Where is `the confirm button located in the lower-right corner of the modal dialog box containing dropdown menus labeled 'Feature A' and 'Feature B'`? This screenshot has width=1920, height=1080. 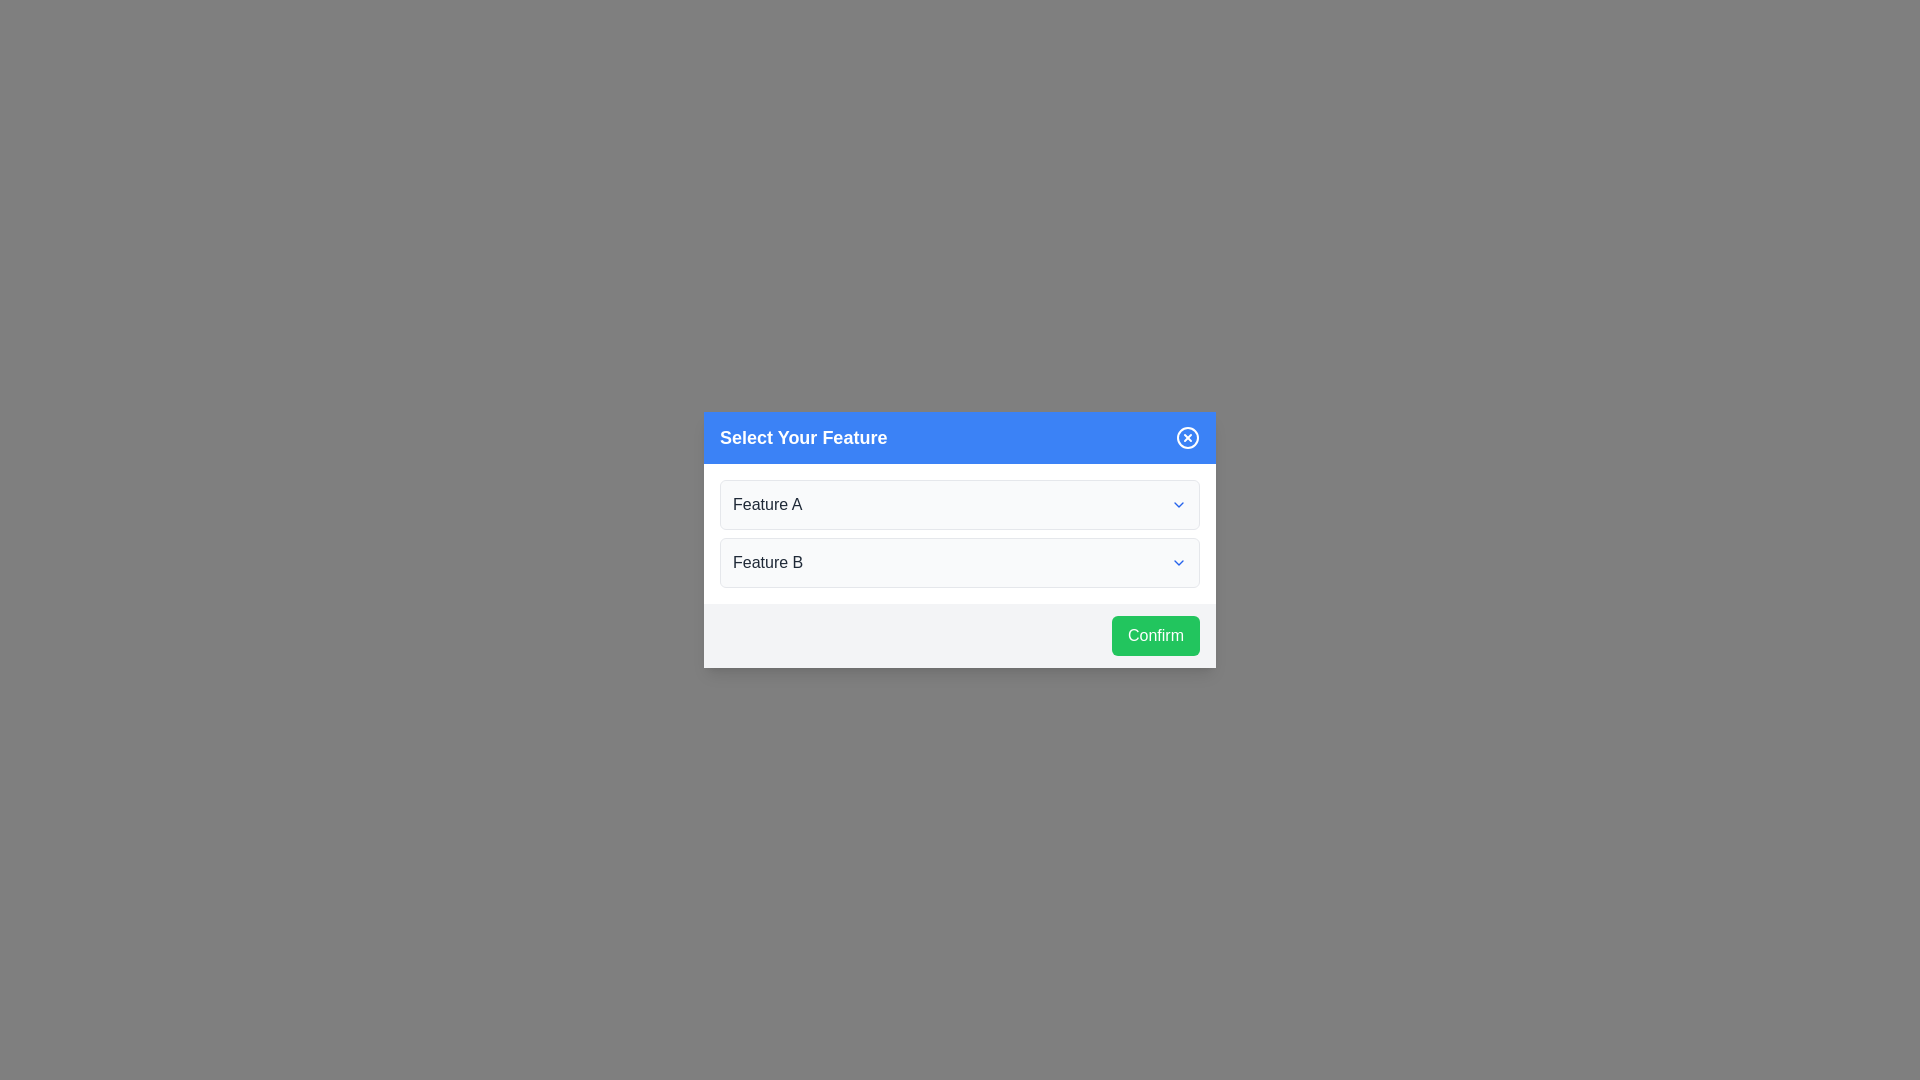 the confirm button located in the lower-right corner of the modal dialog box containing dropdown menus labeled 'Feature A' and 'Feature B' is located at coordinates (1156, 636).